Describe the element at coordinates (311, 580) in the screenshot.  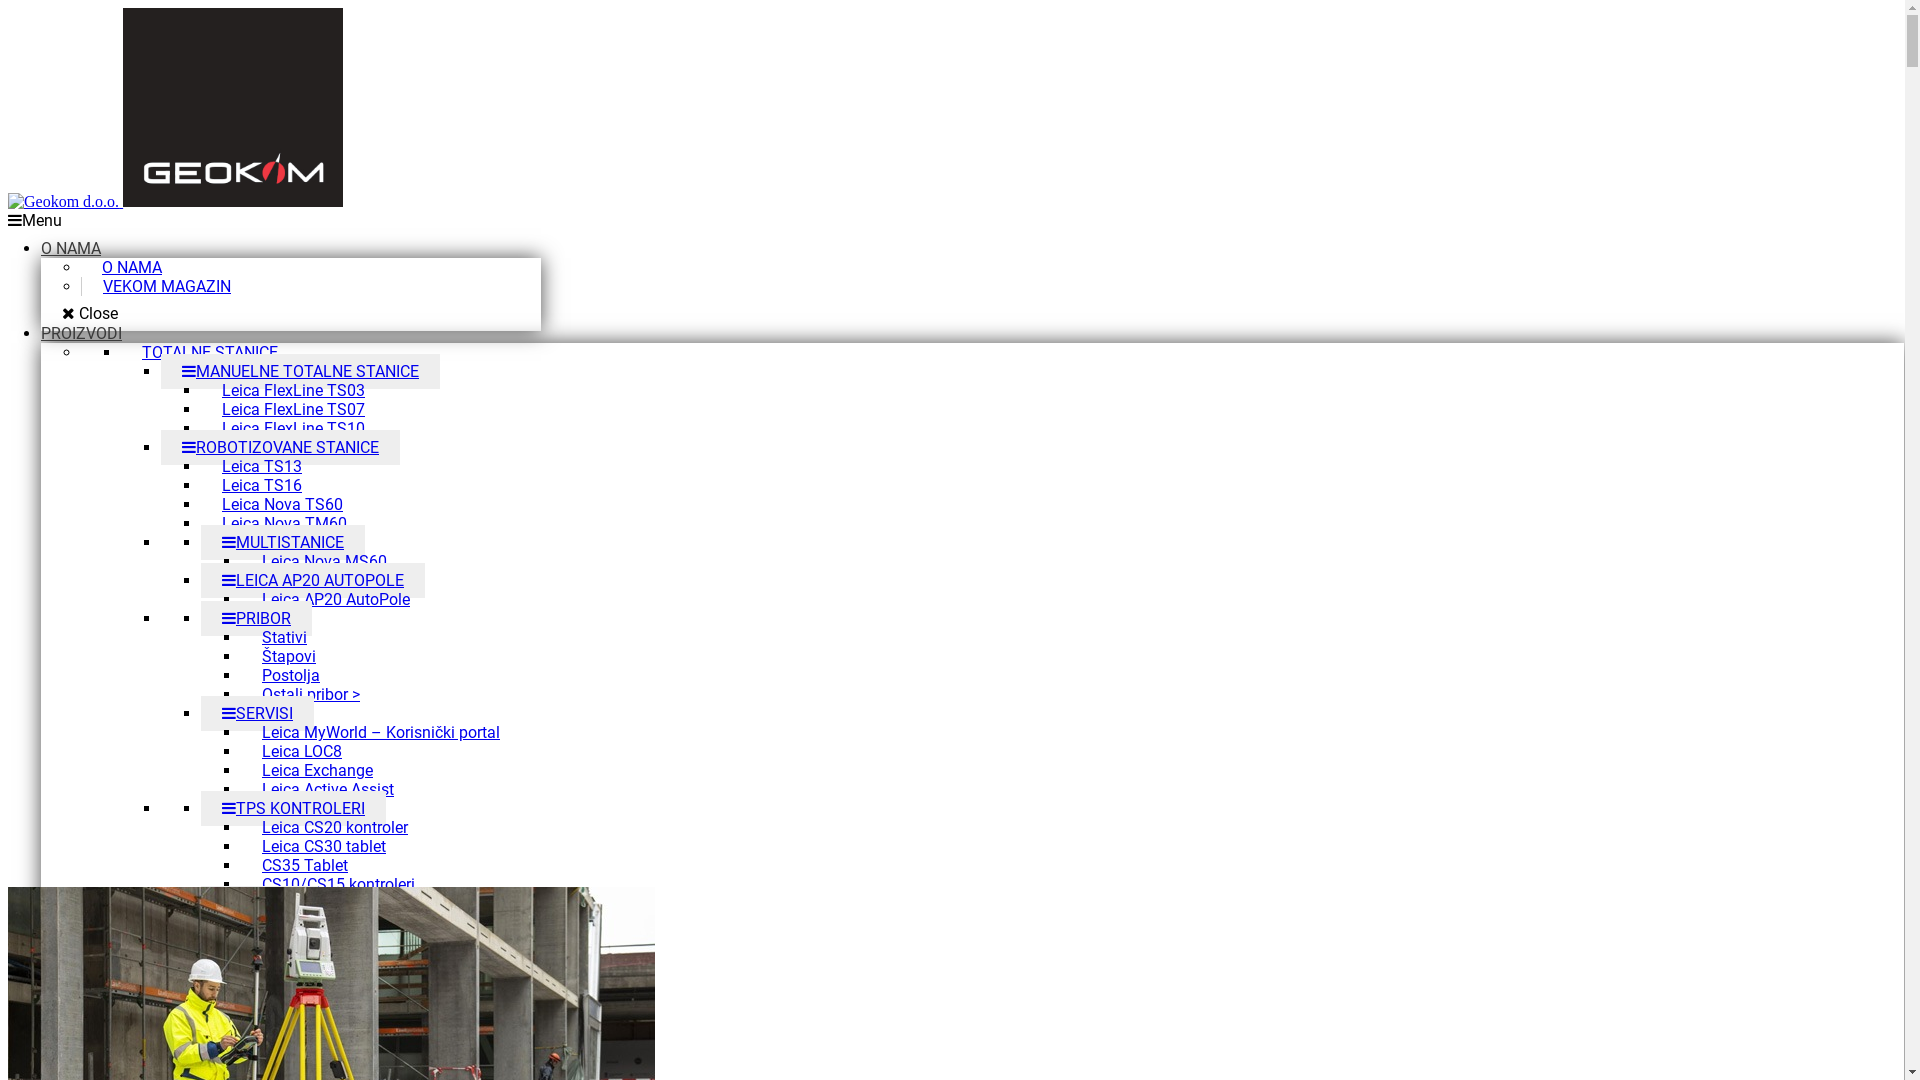
I see `'LEICA AP20 AUTOPOLE'` at that location.